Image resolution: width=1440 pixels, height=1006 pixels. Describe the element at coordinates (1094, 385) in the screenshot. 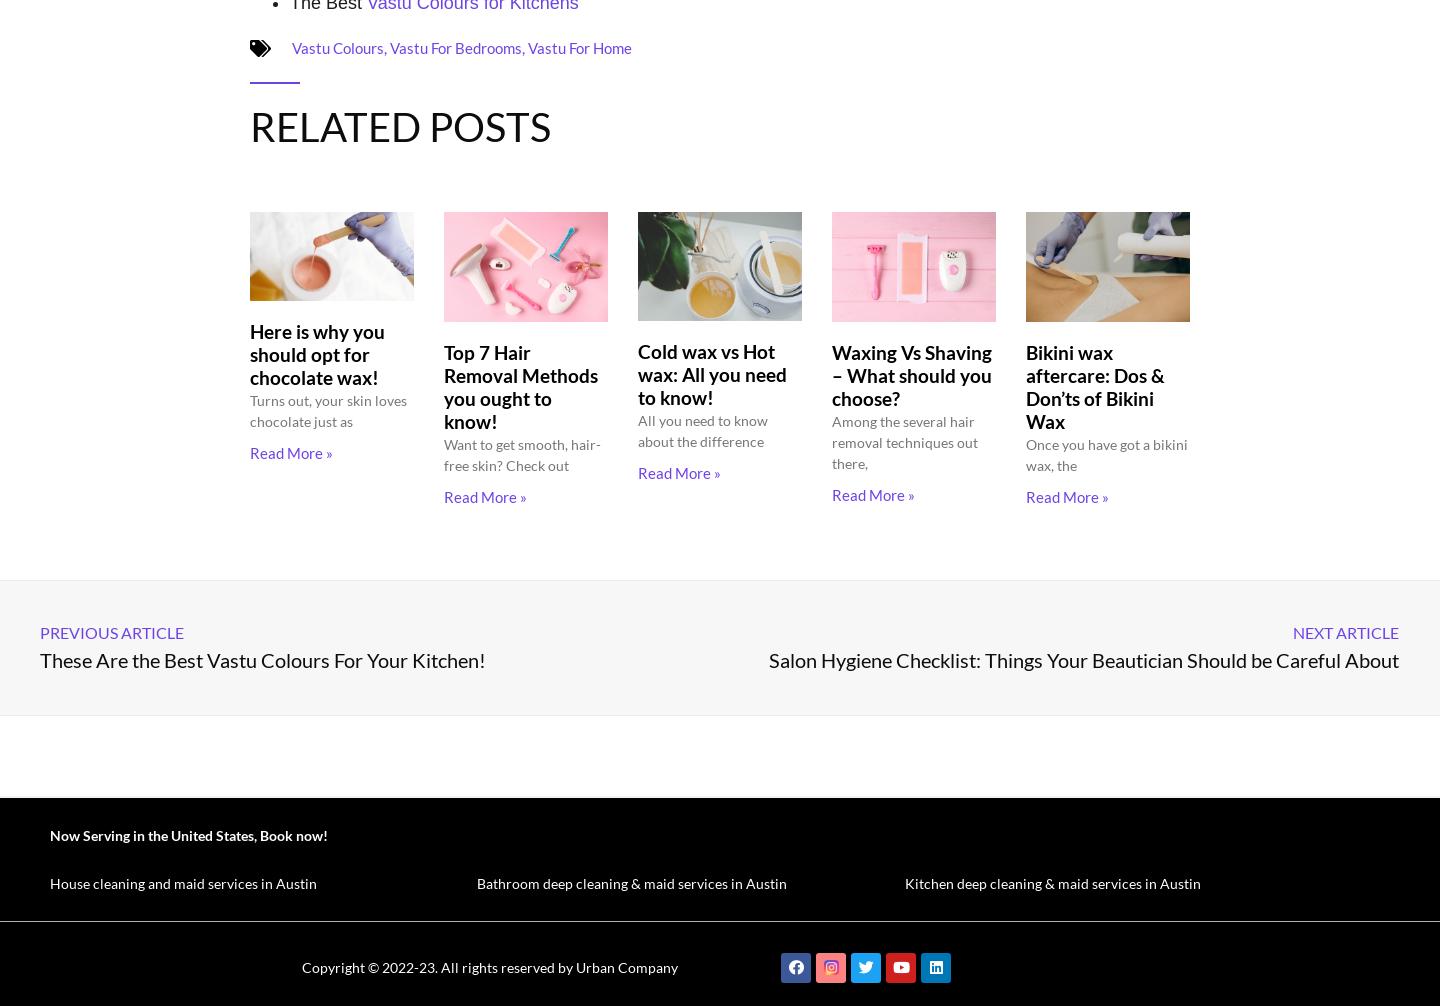

I see `'Bikini wax aftercare: Dos & Don’ts of Bikini Wax'` at that location.